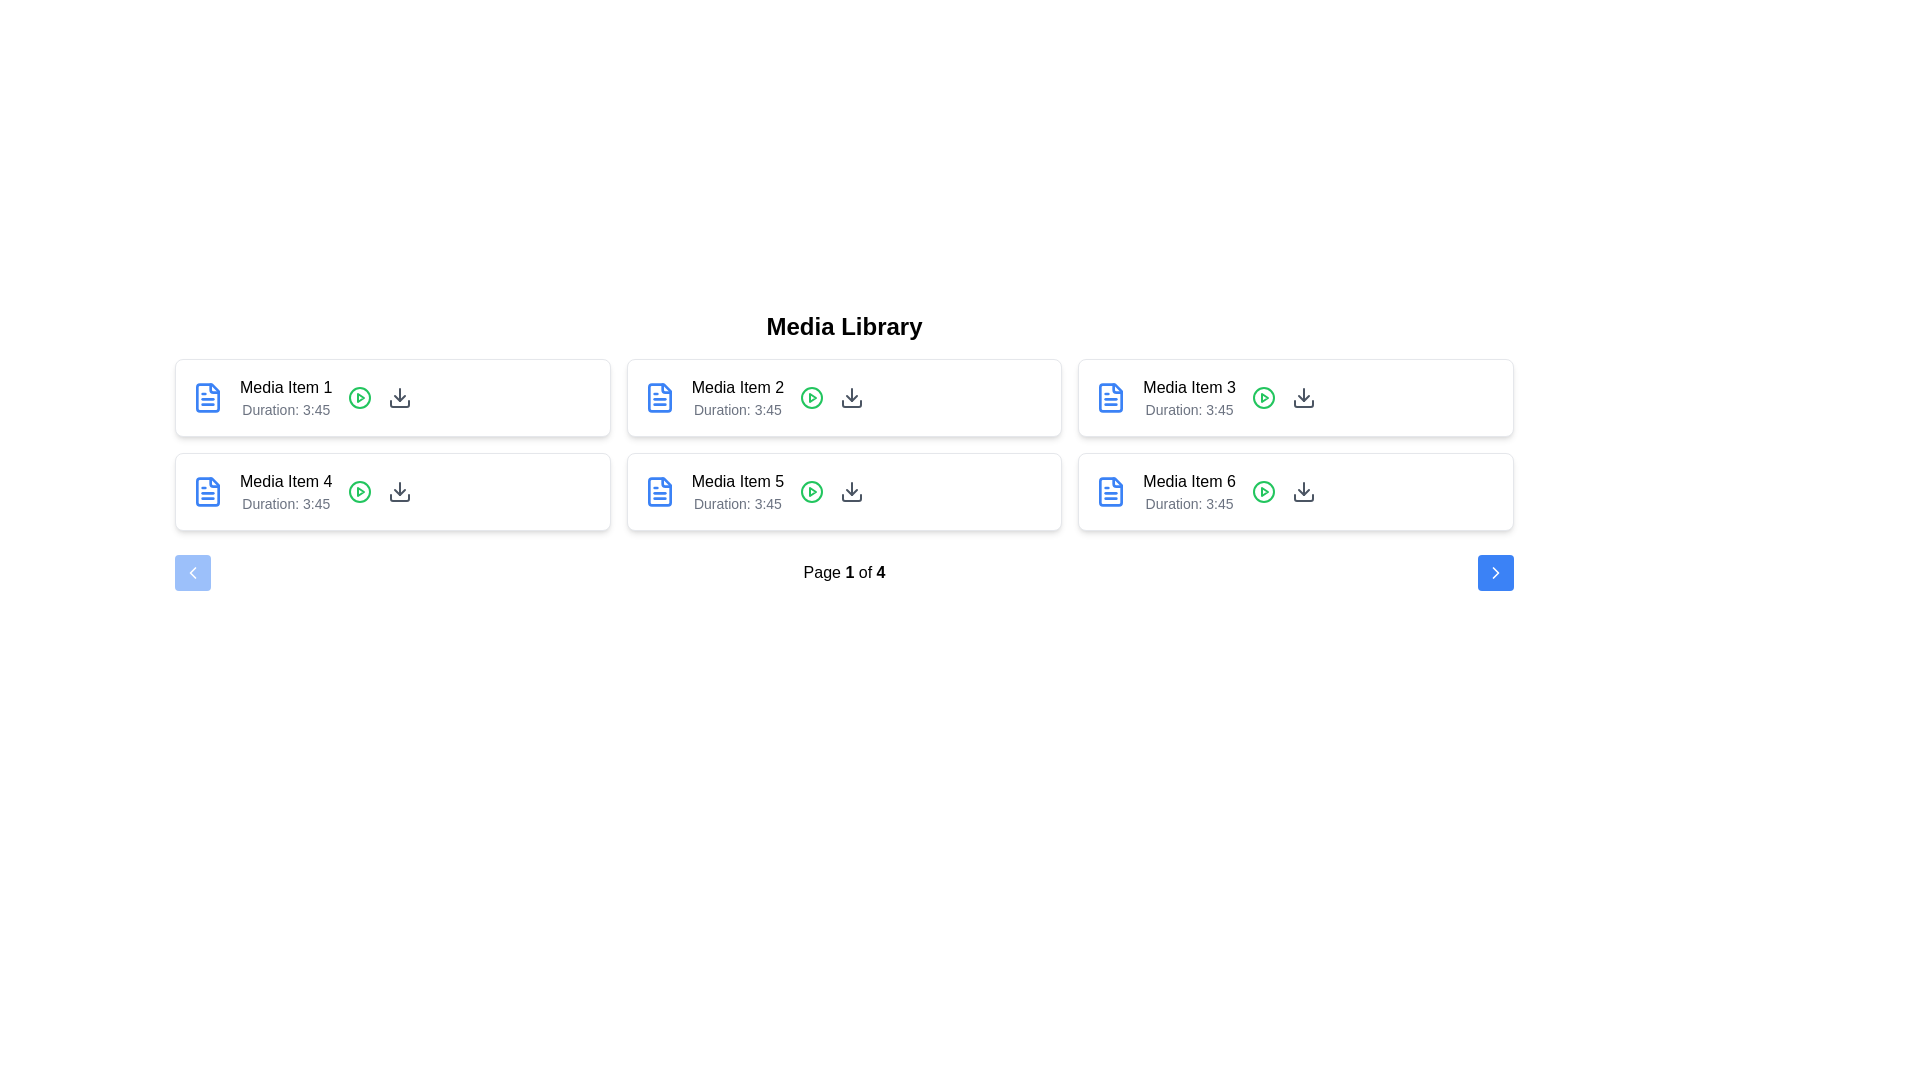  Describe the element at coordinates (1189, 388) in the screenshot. I see `the text label reading 'Media Item 3', which is styled with a medium weight font and serves as a title or identifier for an item, located in the second row, second column of the grid` at that location.